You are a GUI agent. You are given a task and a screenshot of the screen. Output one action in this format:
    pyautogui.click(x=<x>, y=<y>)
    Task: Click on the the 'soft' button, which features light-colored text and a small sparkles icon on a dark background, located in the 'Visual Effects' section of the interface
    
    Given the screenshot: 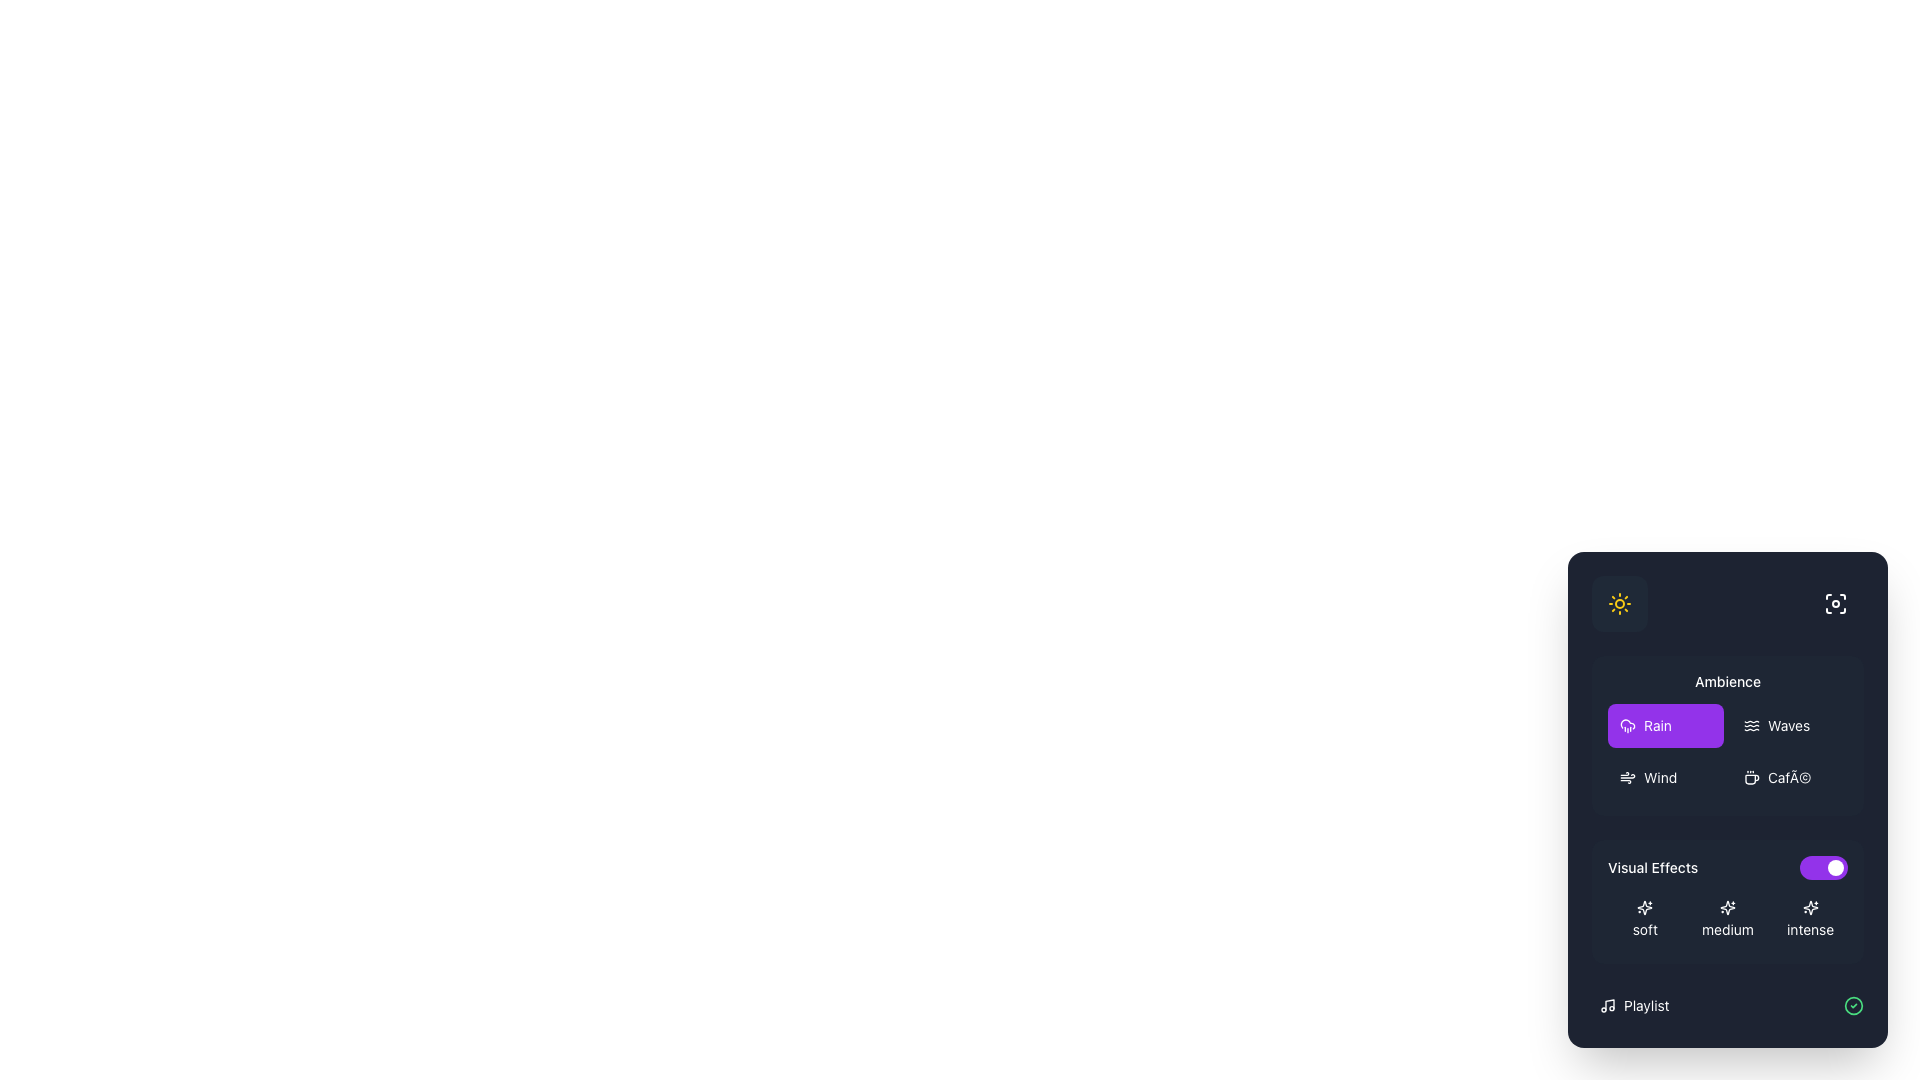 What is the action you would take?
    pyautogui.click(x=1645, y=920)
    